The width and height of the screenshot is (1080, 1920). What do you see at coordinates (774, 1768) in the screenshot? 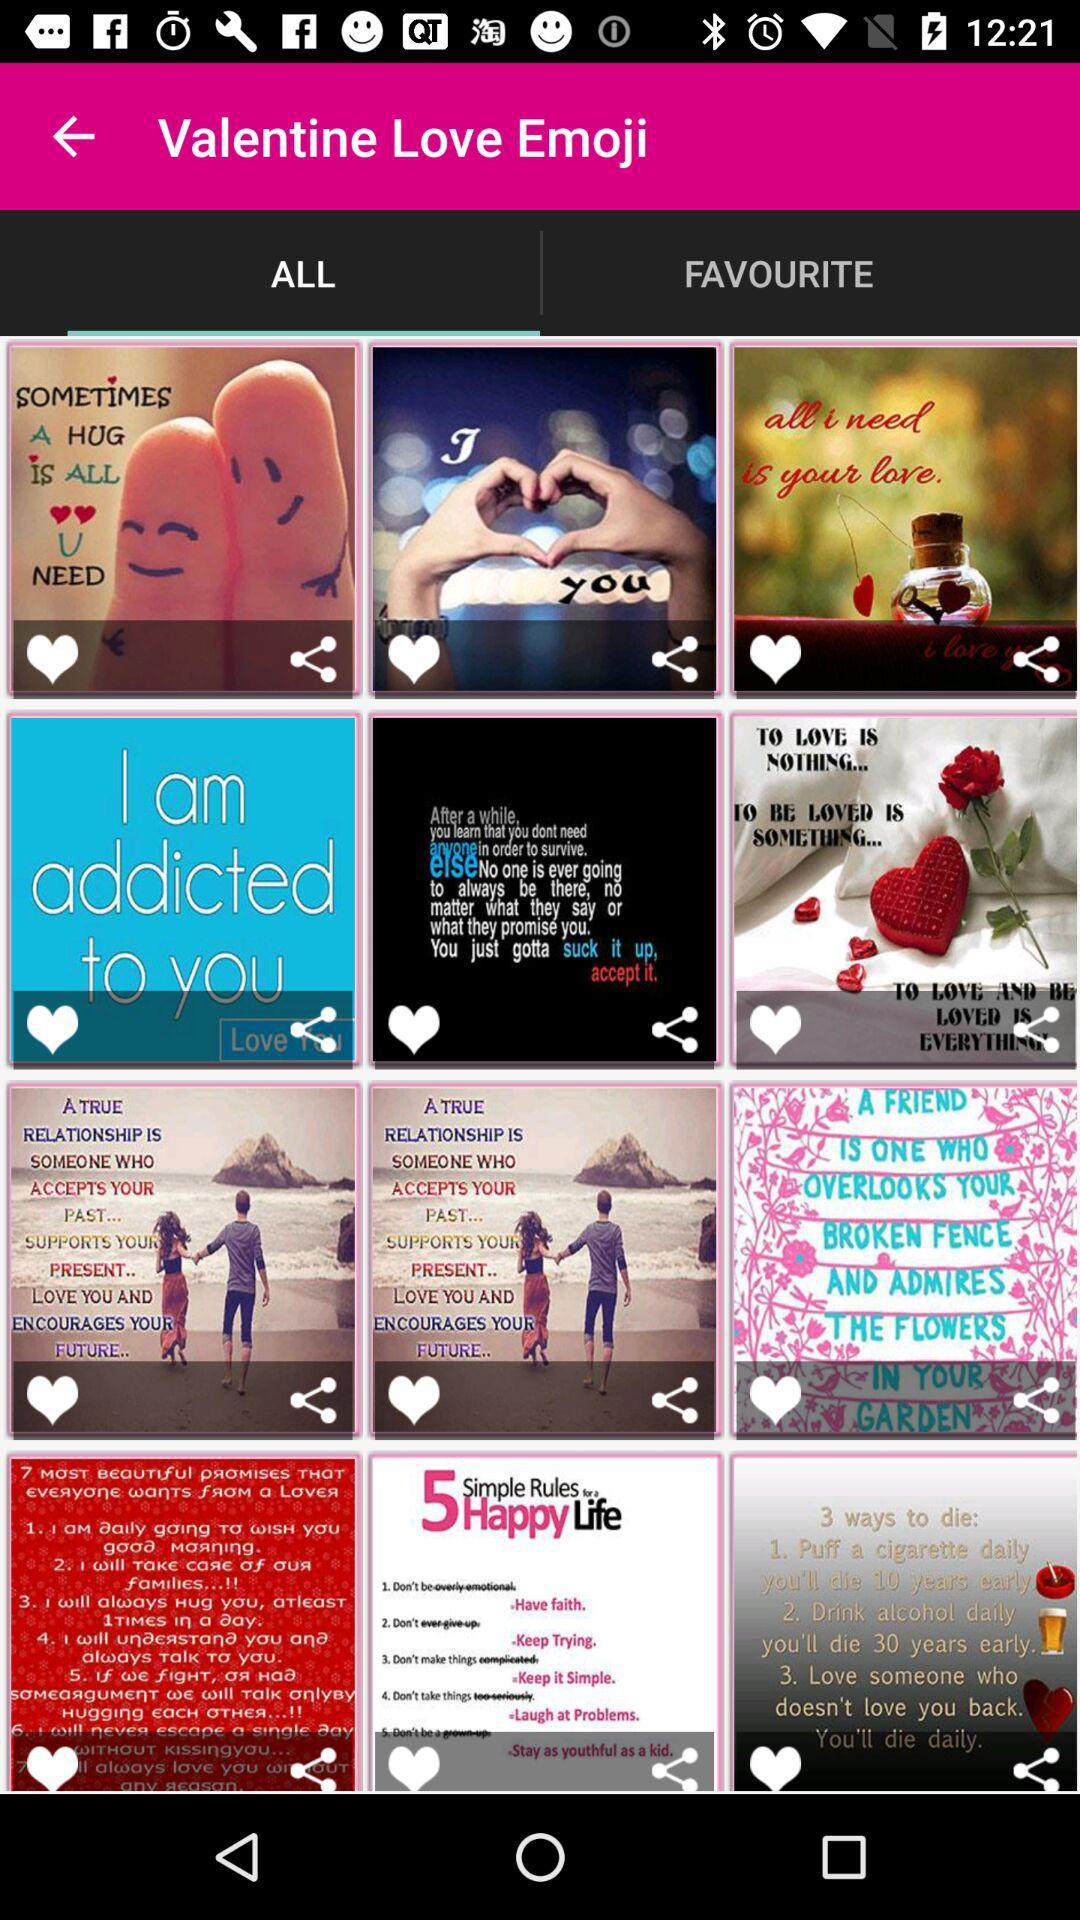
I see `this` at bounding box center [774, 1768].